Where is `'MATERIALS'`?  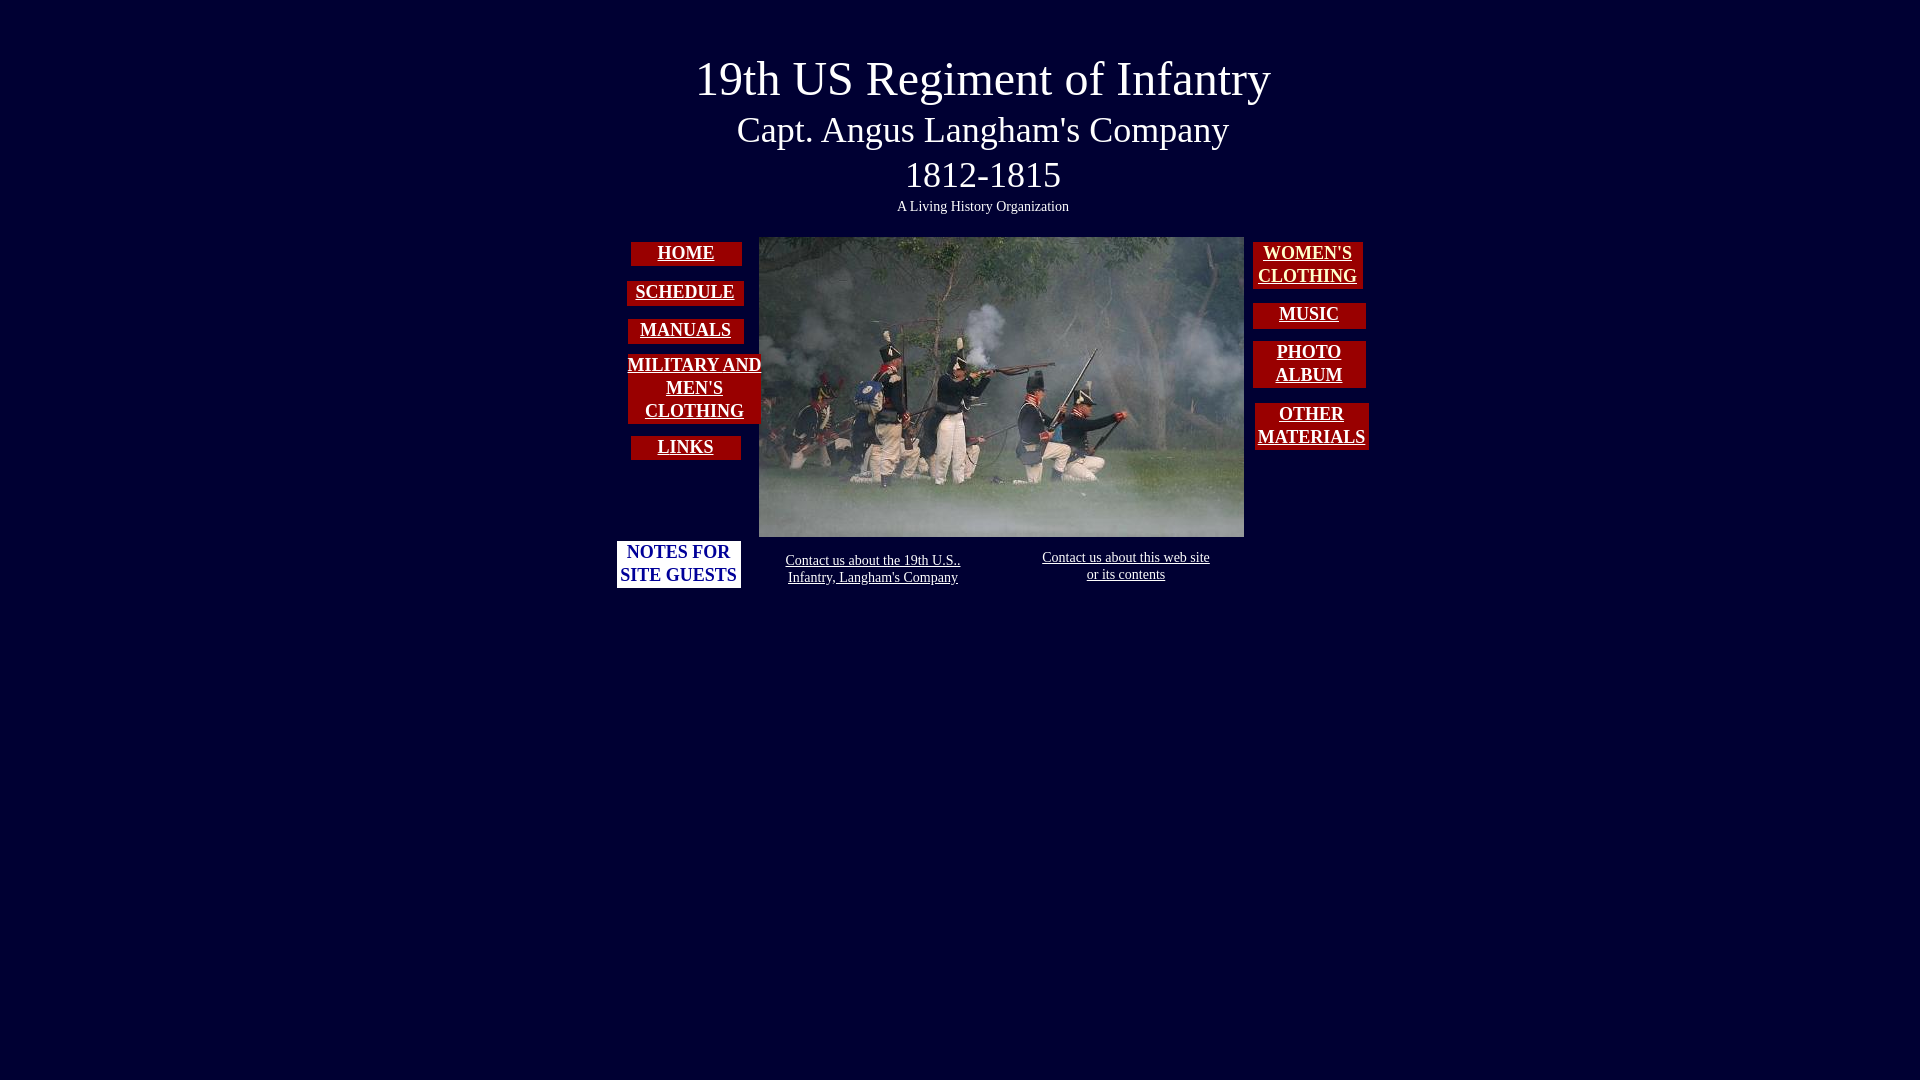 'MATERIALS' is located at coordinates (1311, 436).